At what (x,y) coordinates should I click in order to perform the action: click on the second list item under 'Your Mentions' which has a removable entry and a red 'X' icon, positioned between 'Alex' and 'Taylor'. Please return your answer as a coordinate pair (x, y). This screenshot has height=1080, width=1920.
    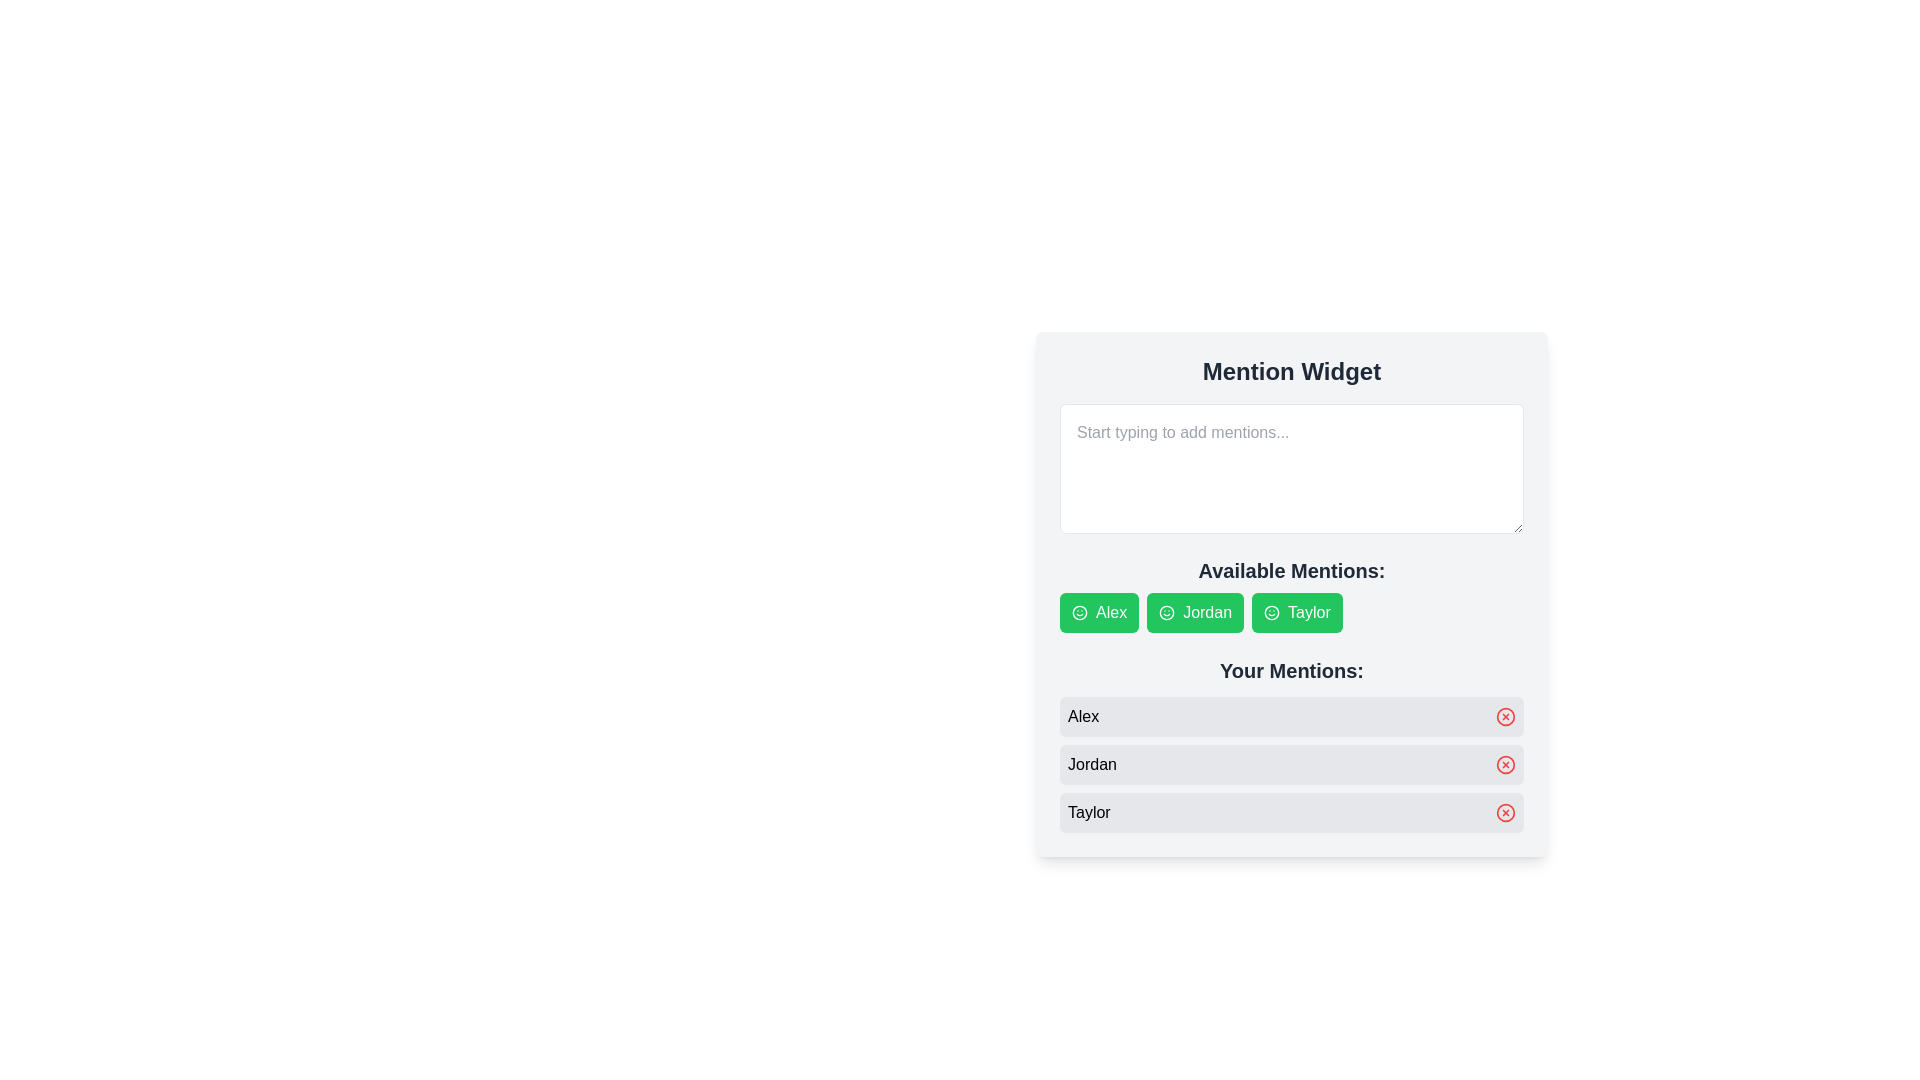
    Looking at the image, I should click on (1291, 764).